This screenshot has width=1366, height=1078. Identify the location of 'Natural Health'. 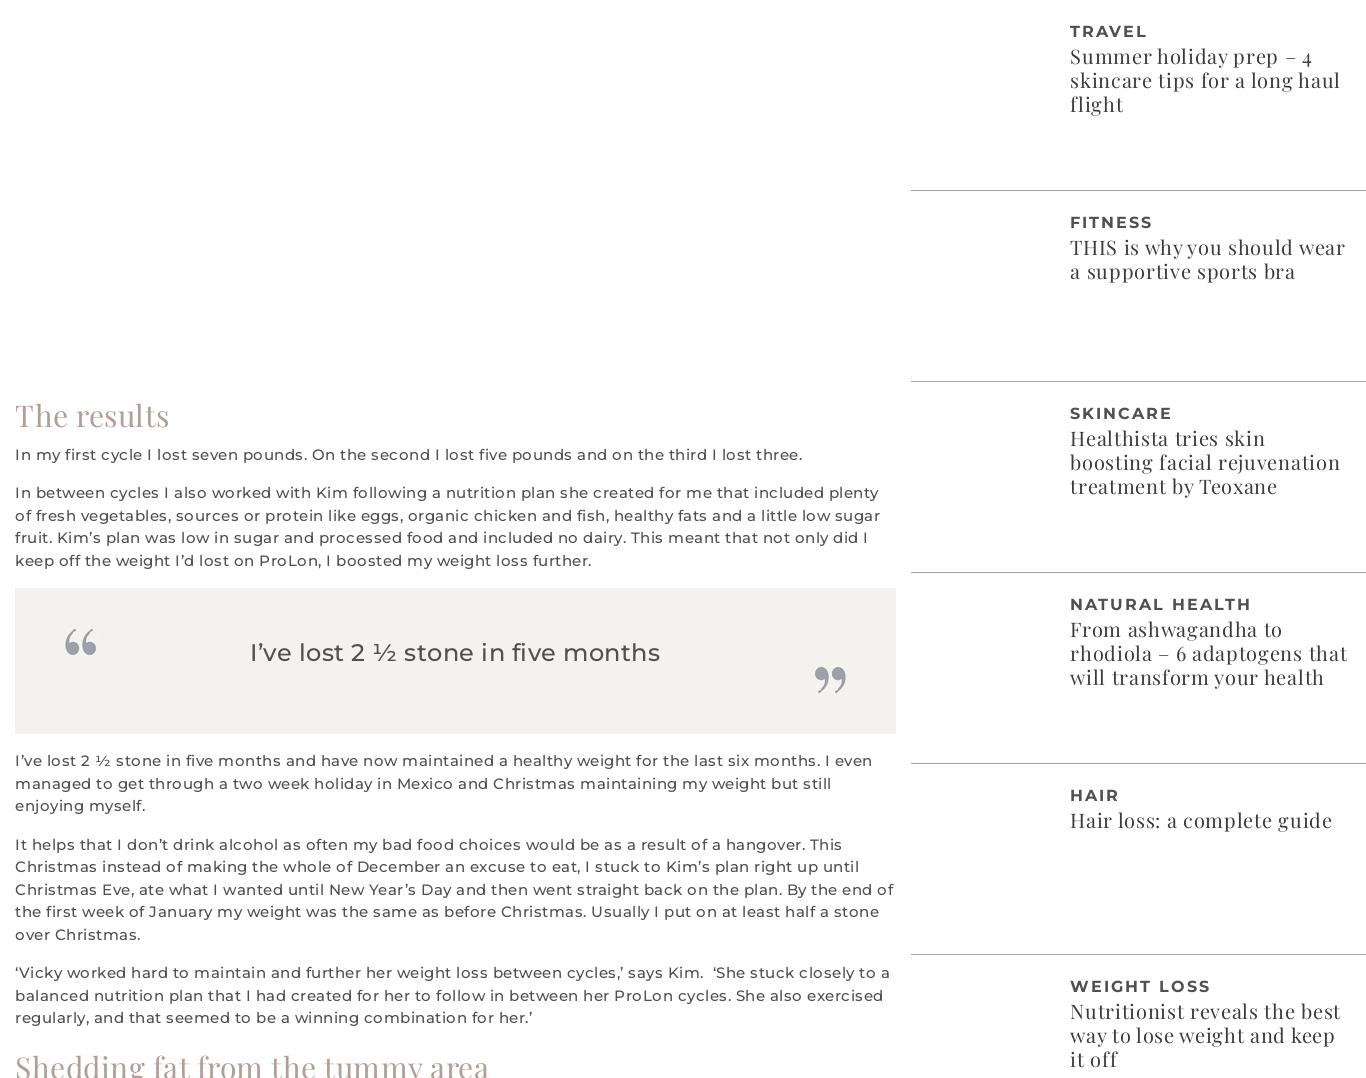
(1160, 603).